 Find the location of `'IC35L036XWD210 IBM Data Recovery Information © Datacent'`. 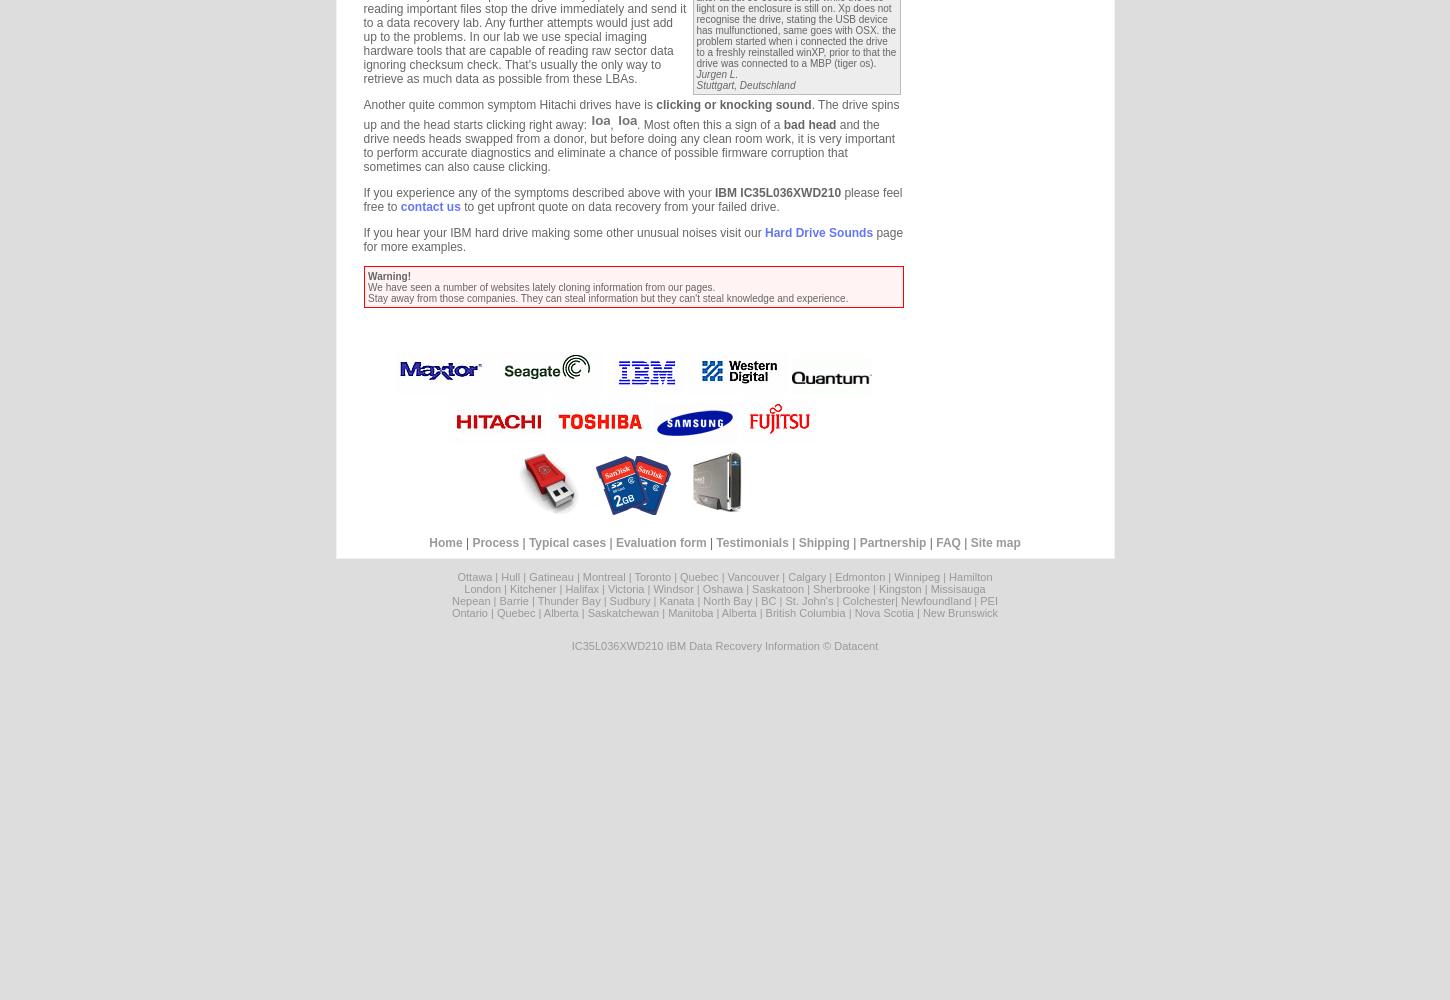

'IC35L036XWD210 IBM Data Recovery Information © Datacent' is located at coordinates (723, 646).